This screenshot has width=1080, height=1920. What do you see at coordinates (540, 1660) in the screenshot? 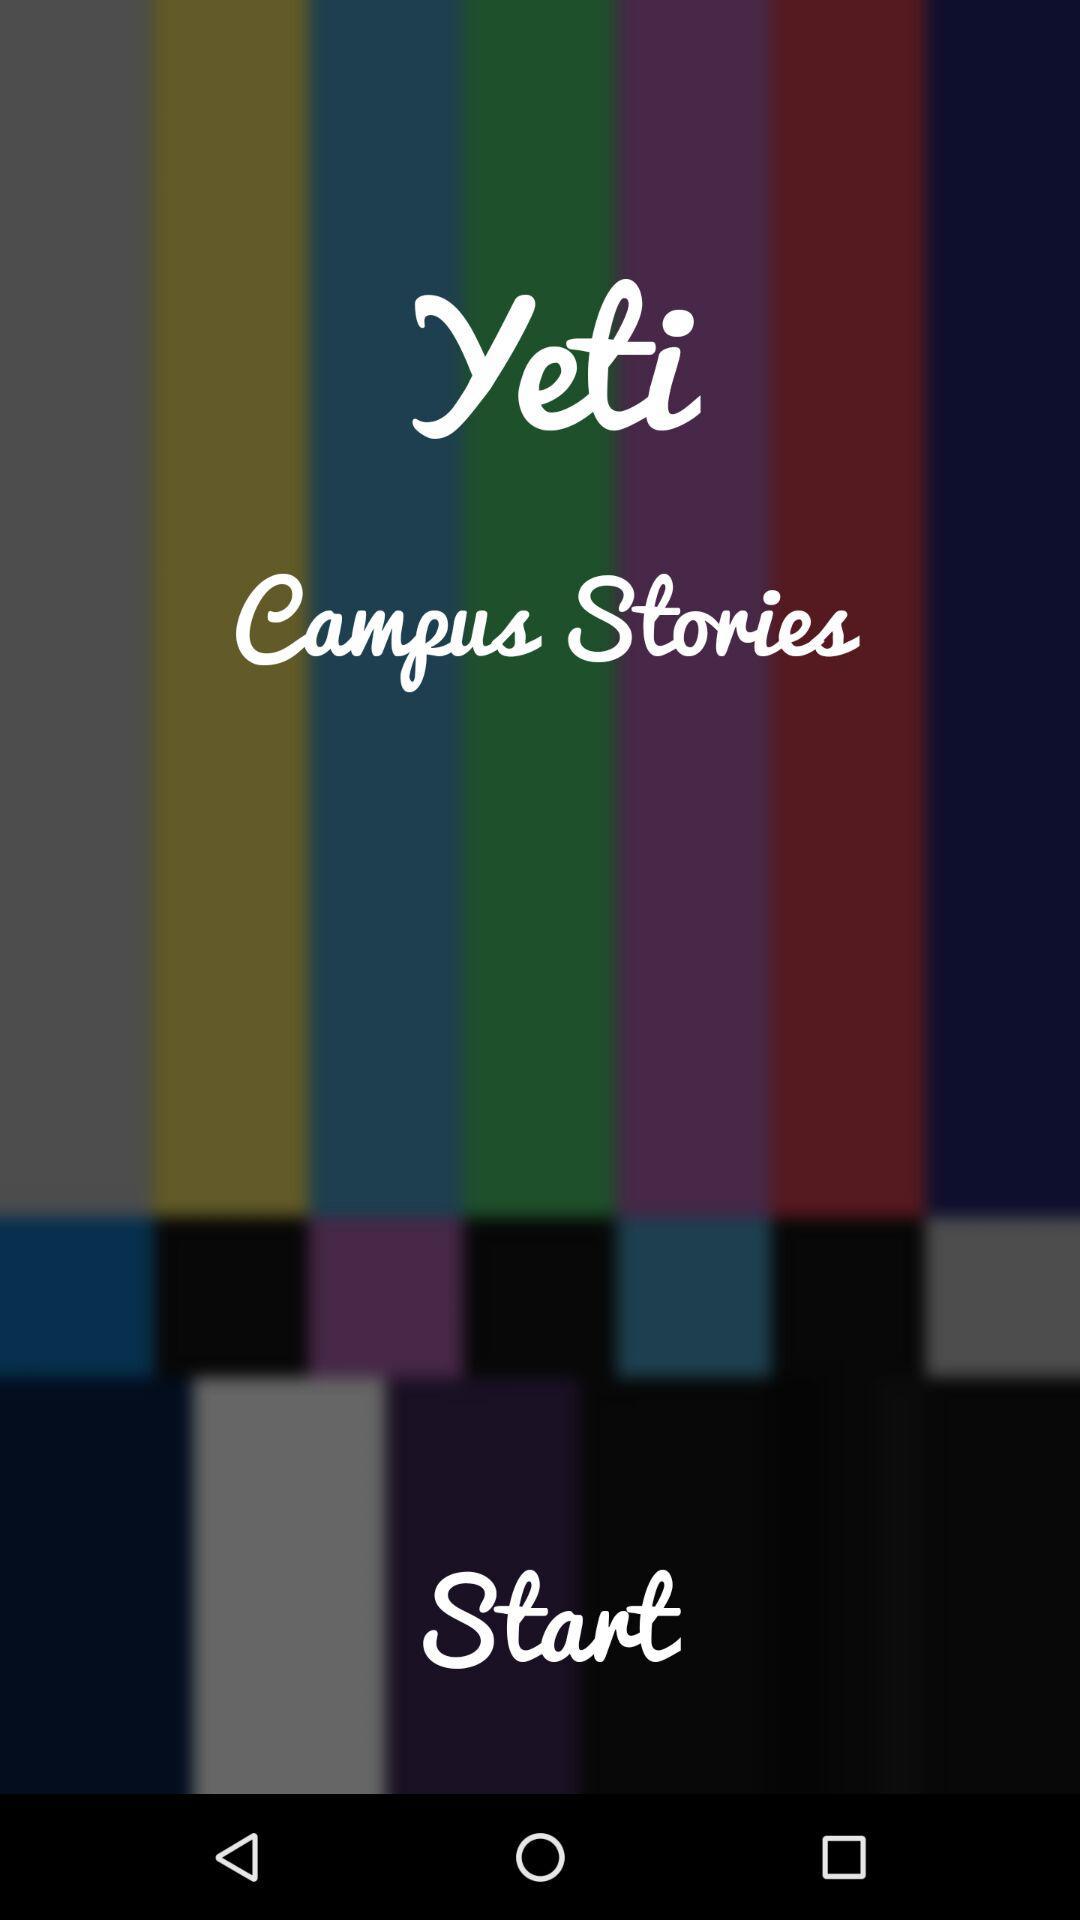
I see `the start icon` at bounding box center [540, 1660].